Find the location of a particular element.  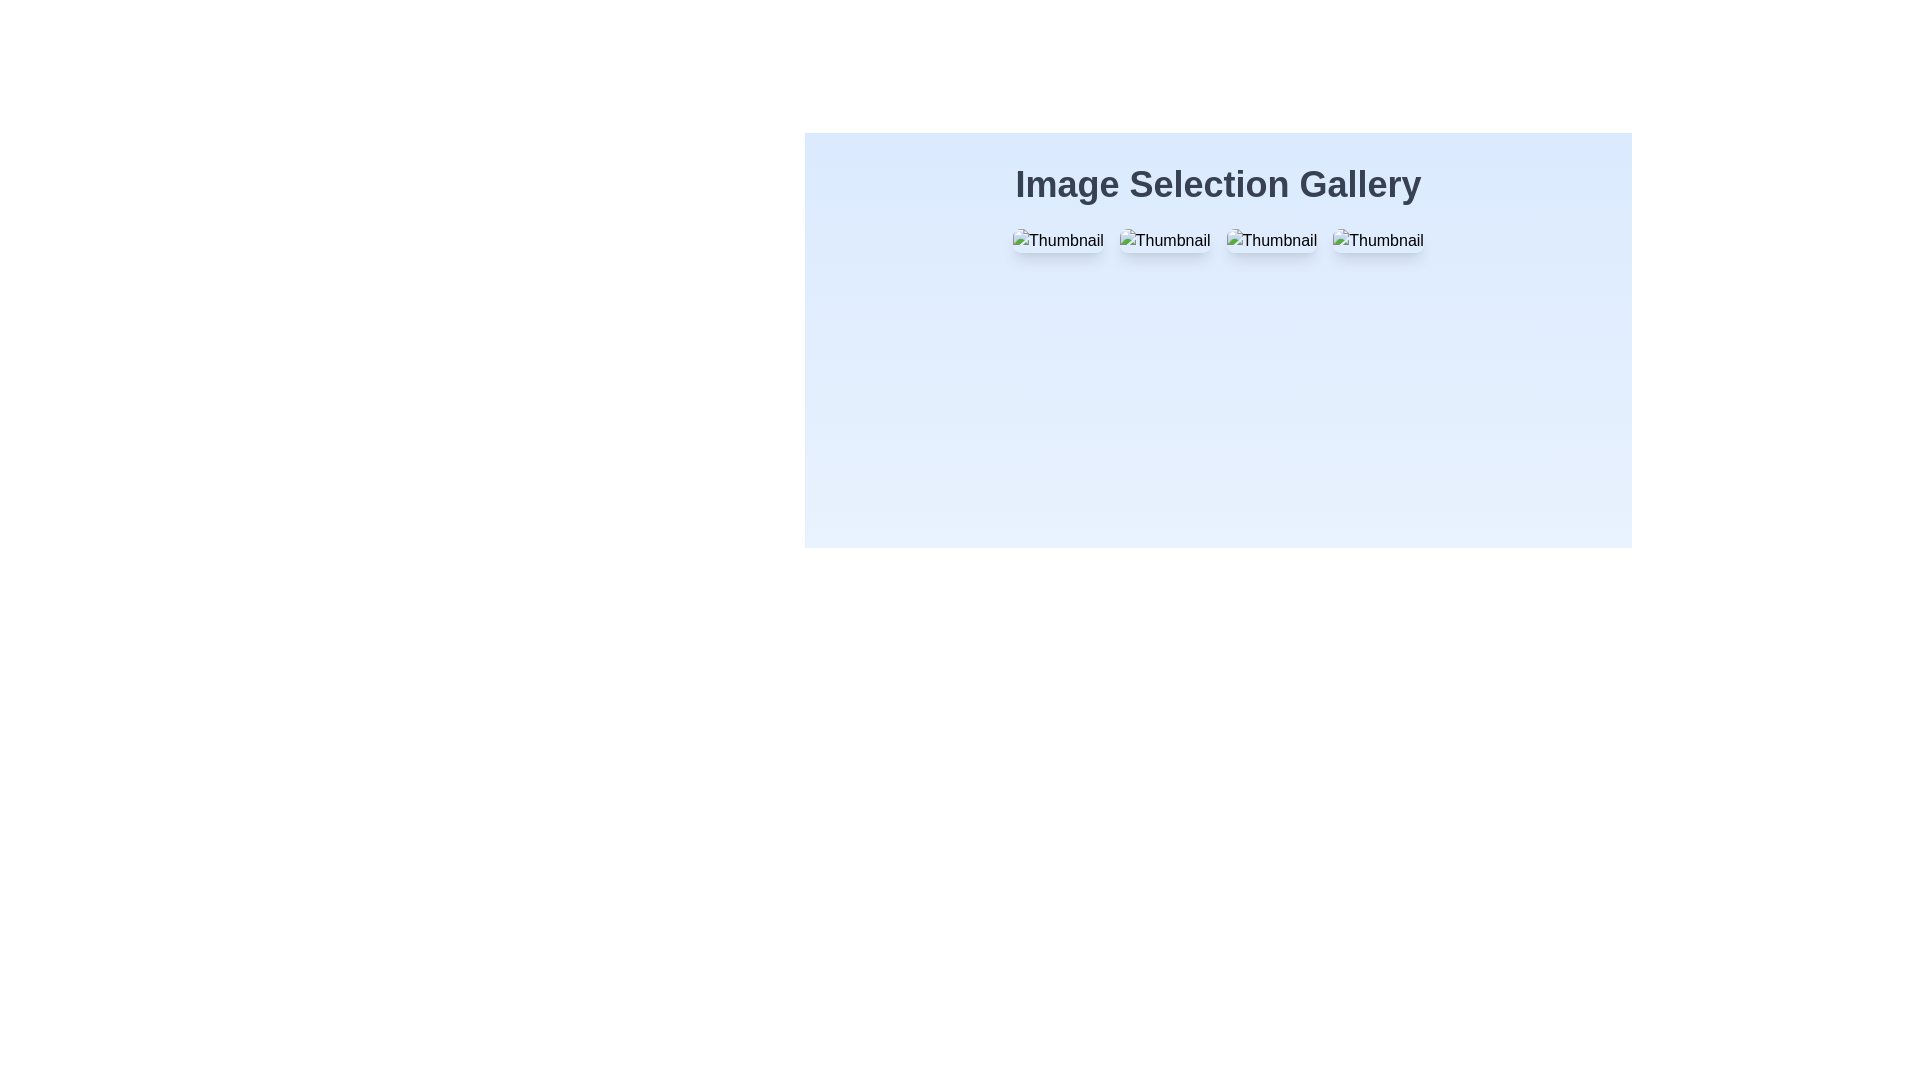

the thumbnail image located in the top row of the grid layout, which is the first item in its row is located at coordinates (1057, 239).